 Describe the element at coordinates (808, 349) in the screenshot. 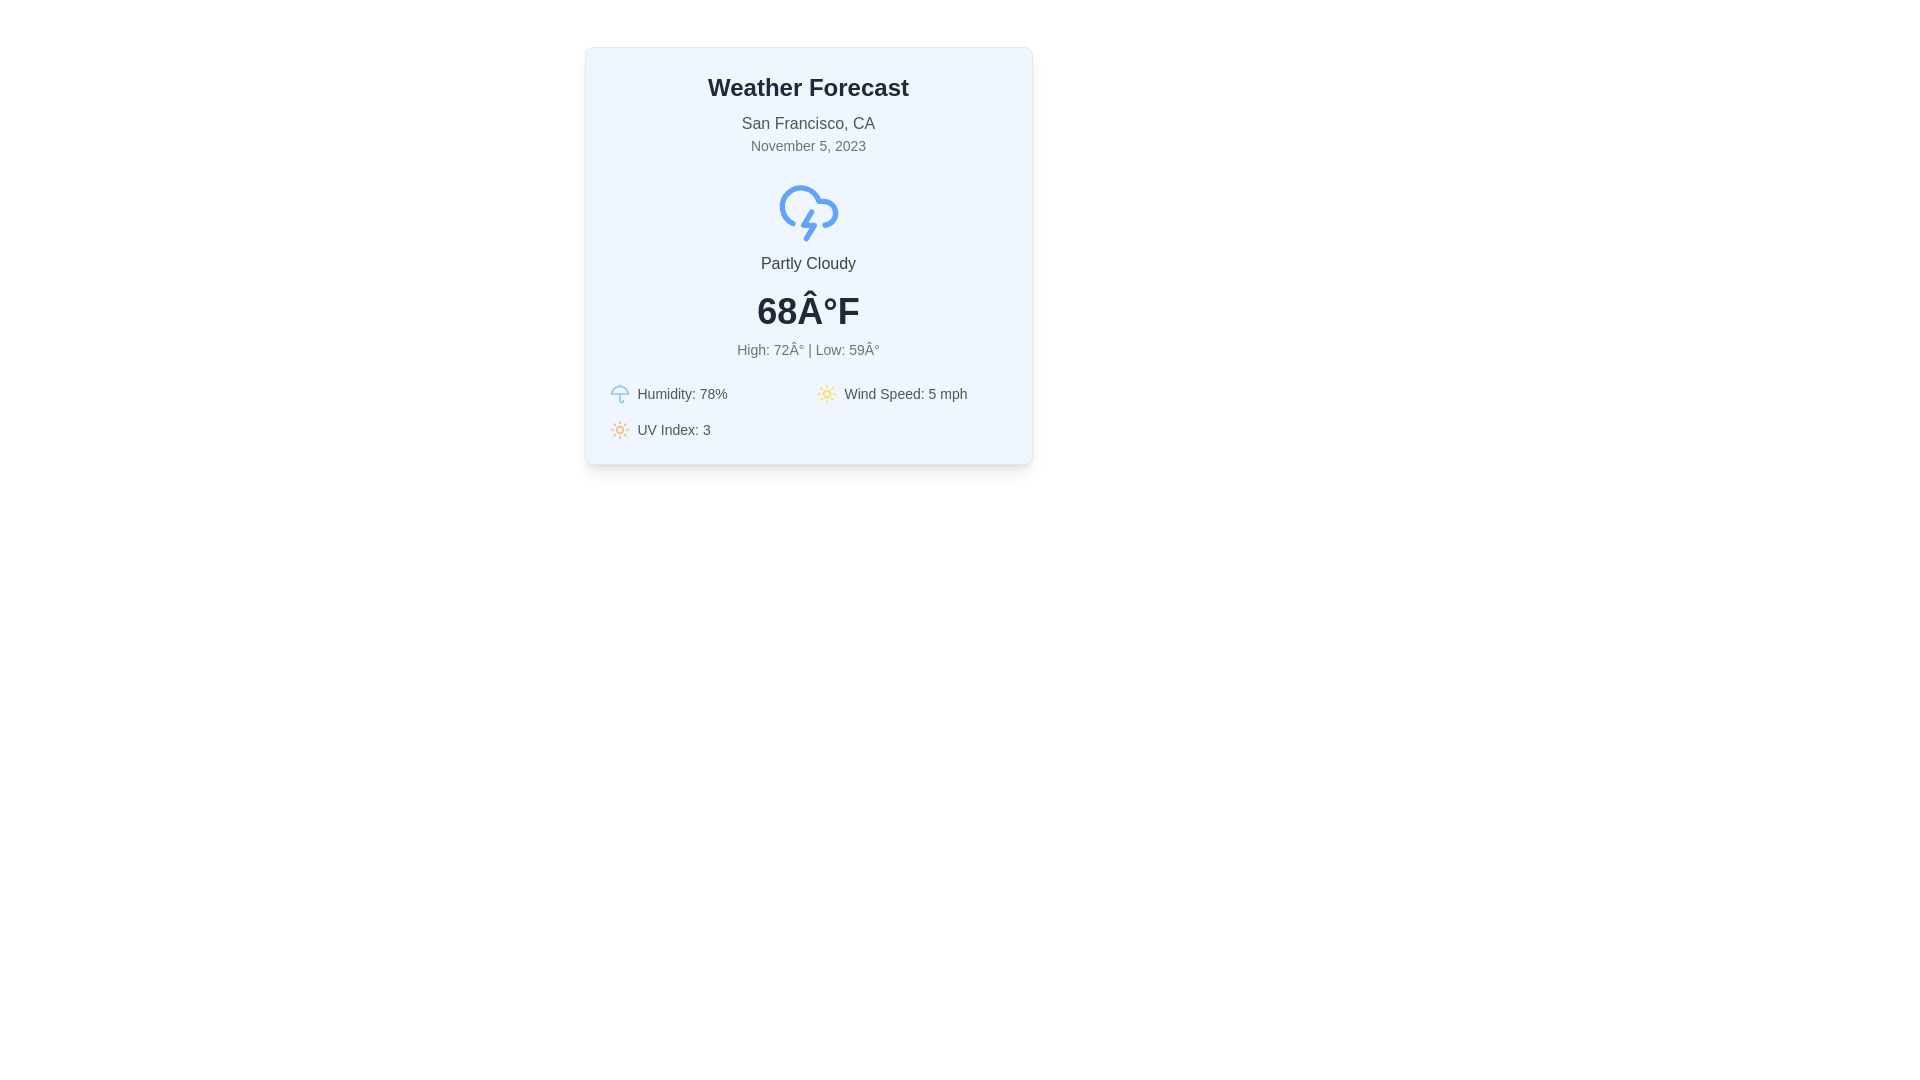

I see `the textual display showing 'High: 72° | Low: 59°' located below the temperature display within the weather information card` at that location.